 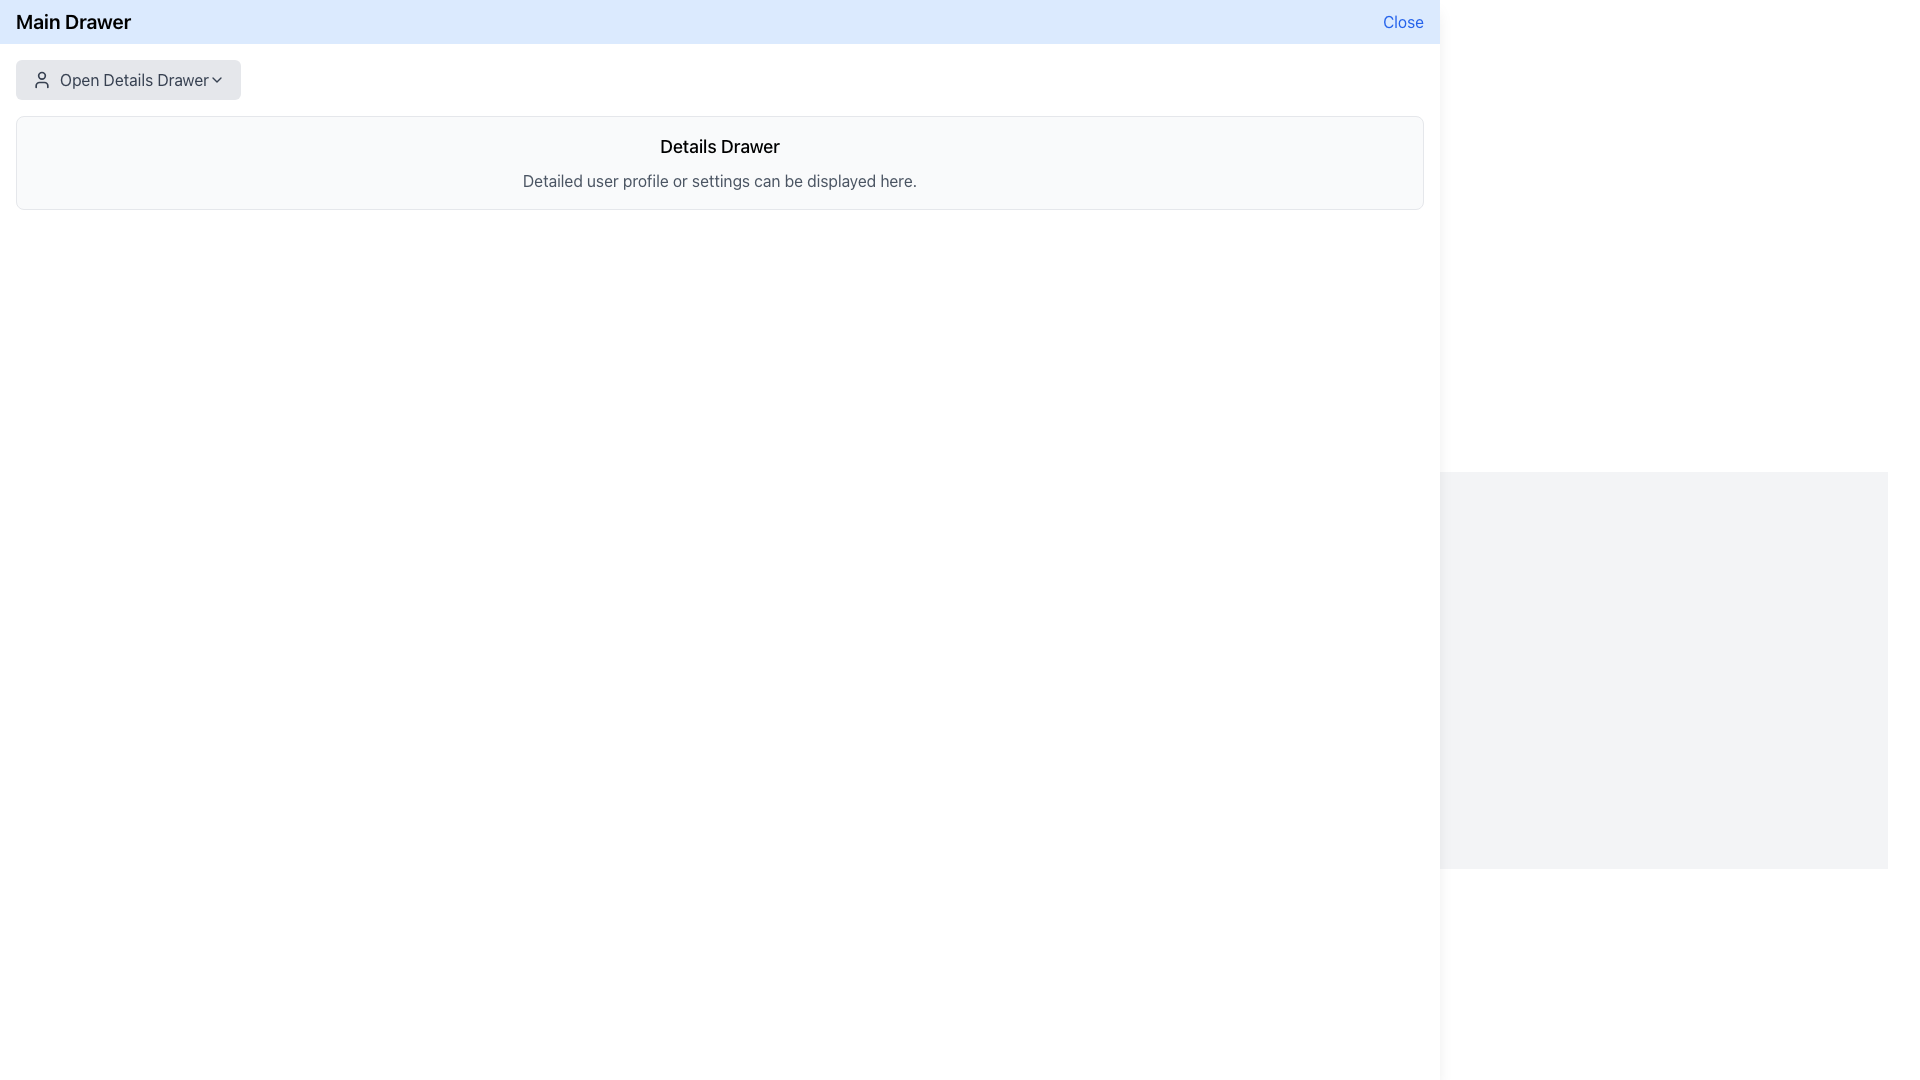 I want to click on the static text element displaying 'Detailed user profile or settings can be displayed here.' located below the 'Details Drawer' heading, so click(x=720, y=181).